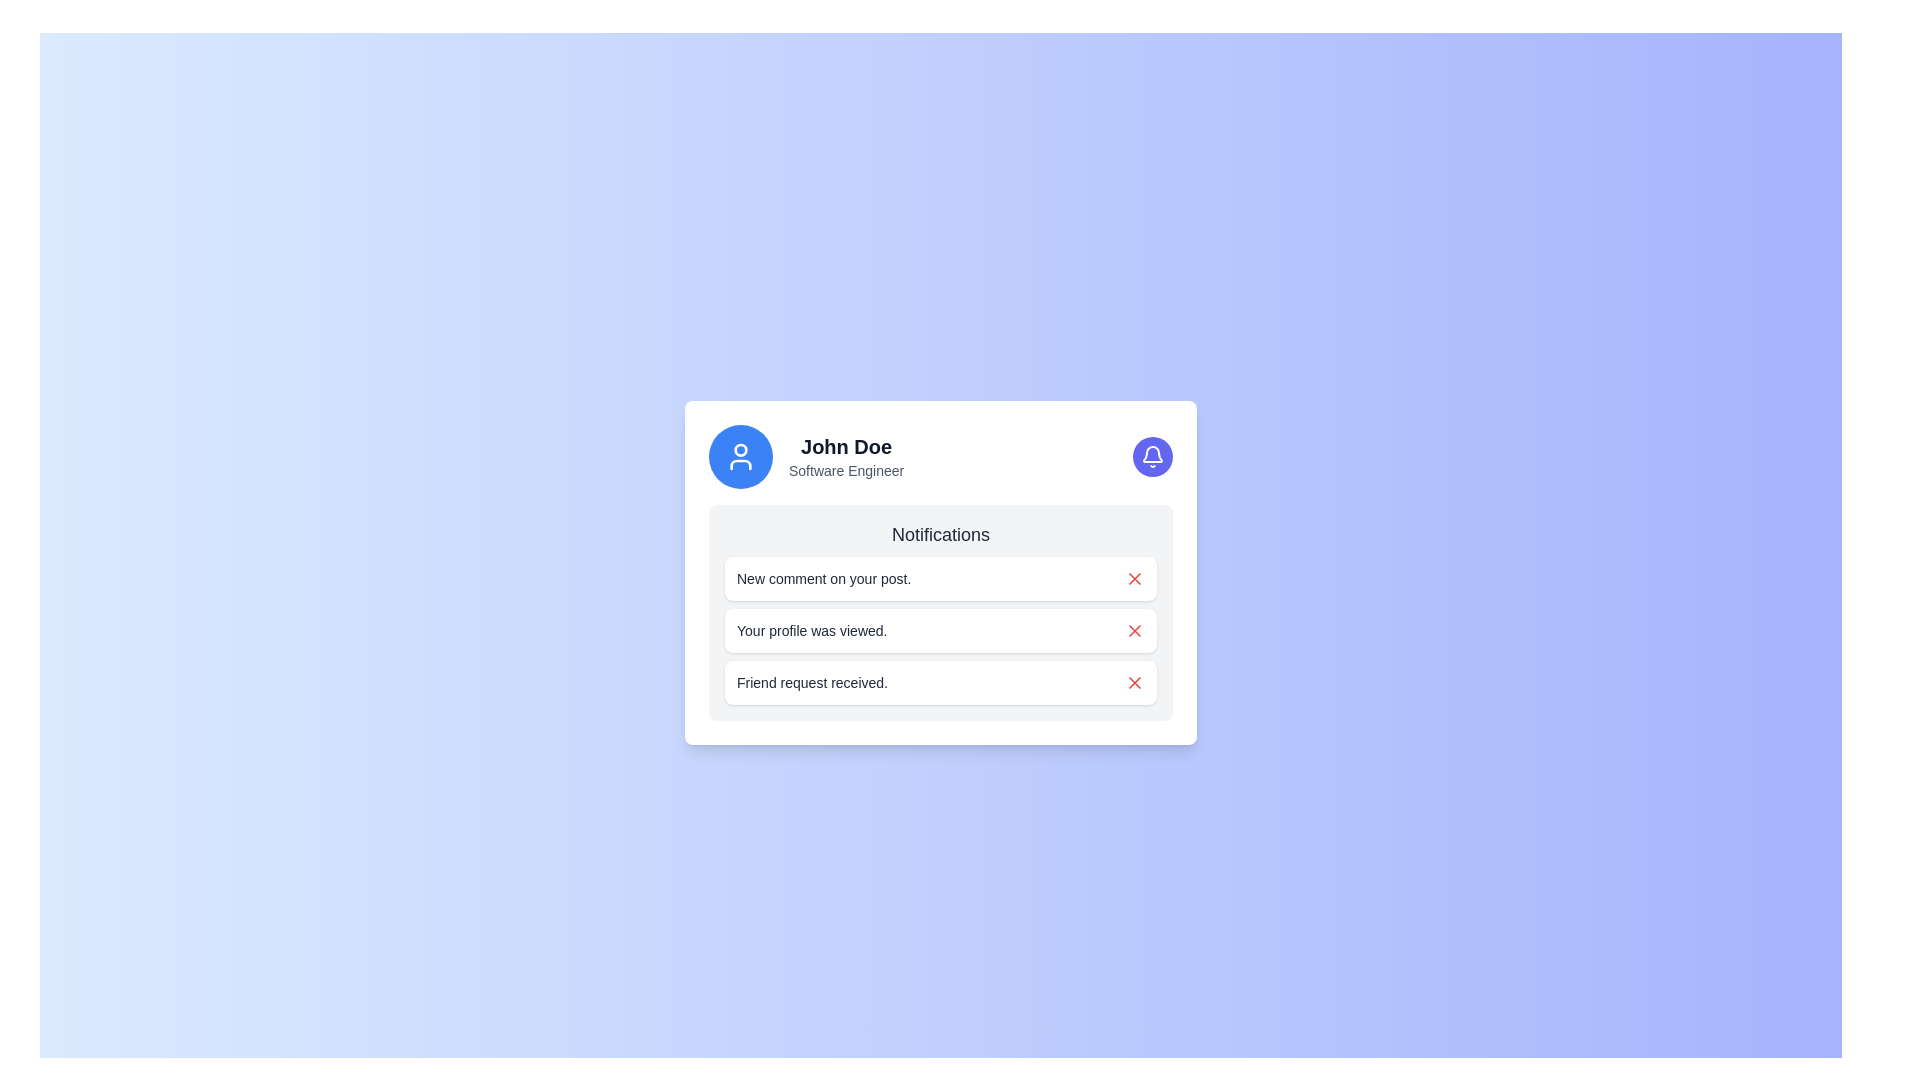 The height and width of the screenshot is (1080, 1920). Describe the element at coordinates (1134, 681) in the screenshot. I see `the button located at the right end of the notification bar labeled 'Friend request received' to change its color` at that location.